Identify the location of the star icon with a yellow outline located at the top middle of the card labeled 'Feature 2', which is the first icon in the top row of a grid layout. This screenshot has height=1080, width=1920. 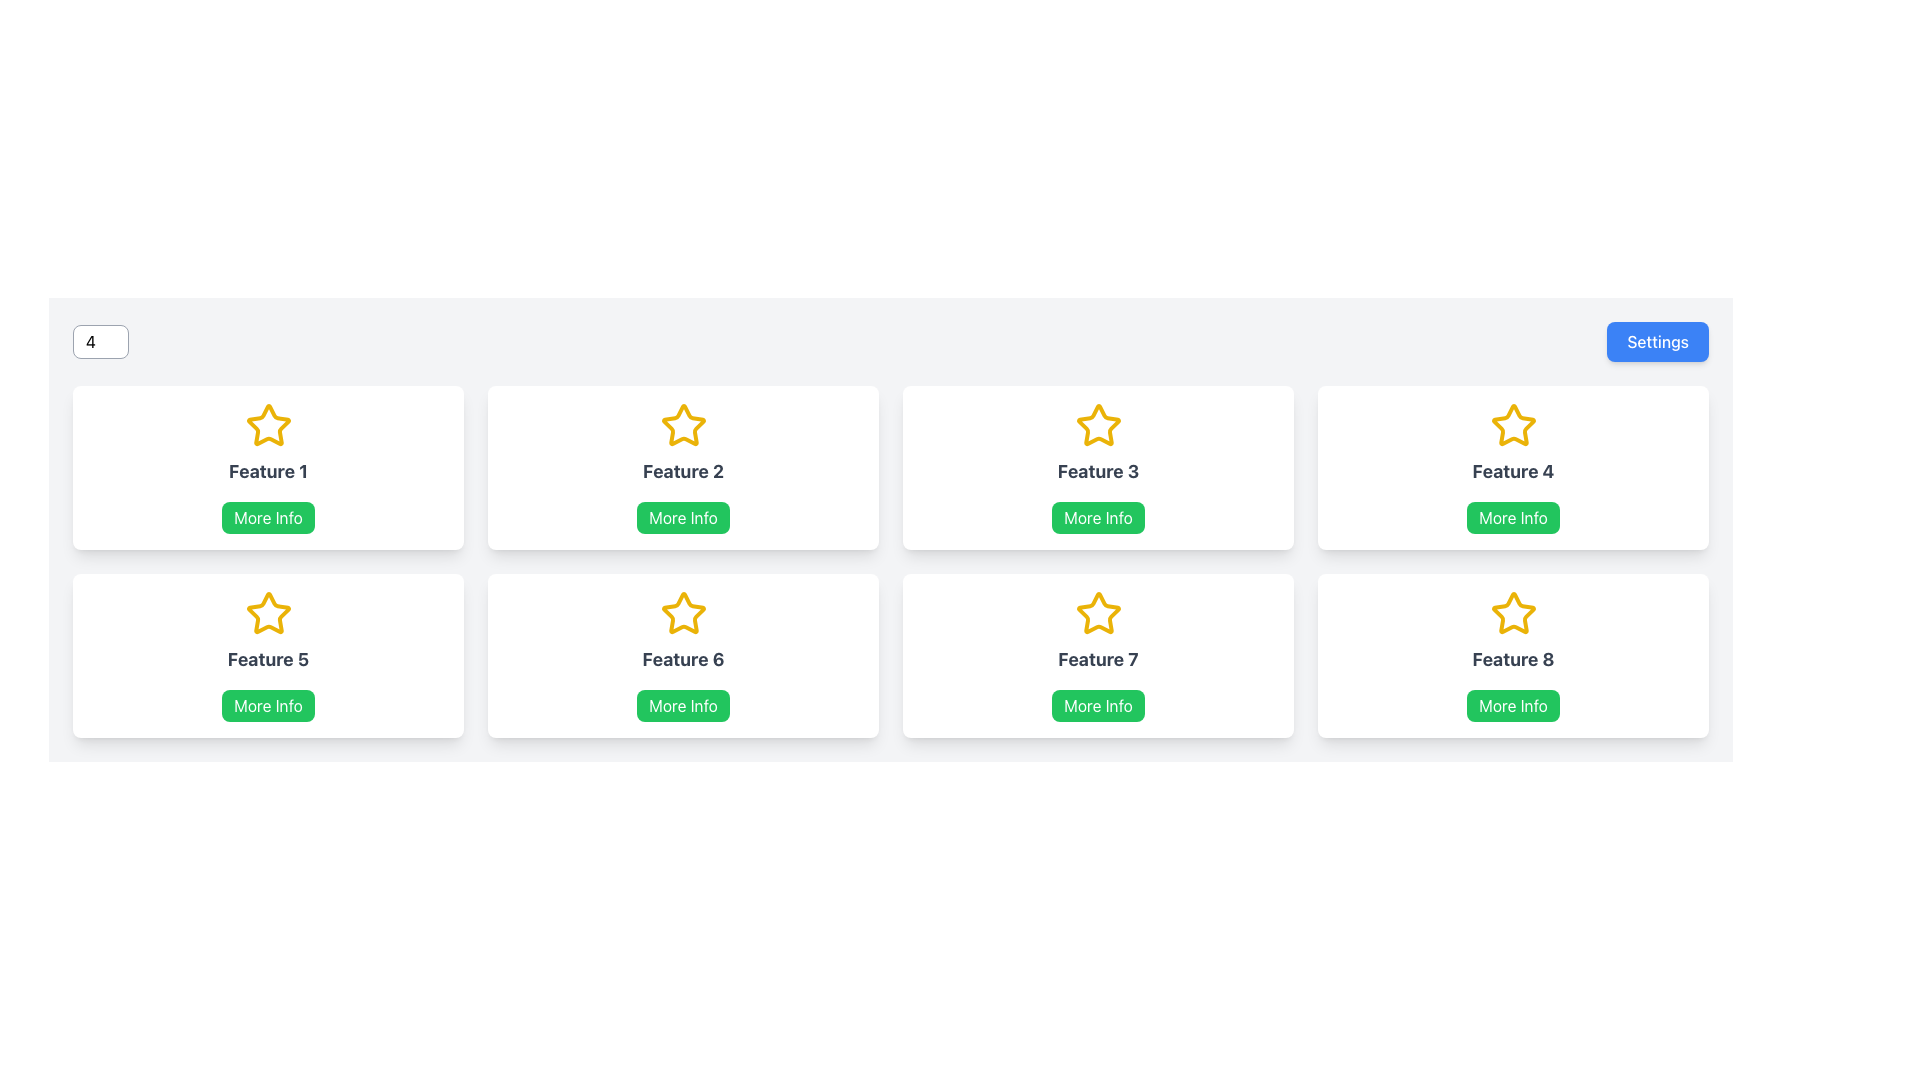
(683, 424).